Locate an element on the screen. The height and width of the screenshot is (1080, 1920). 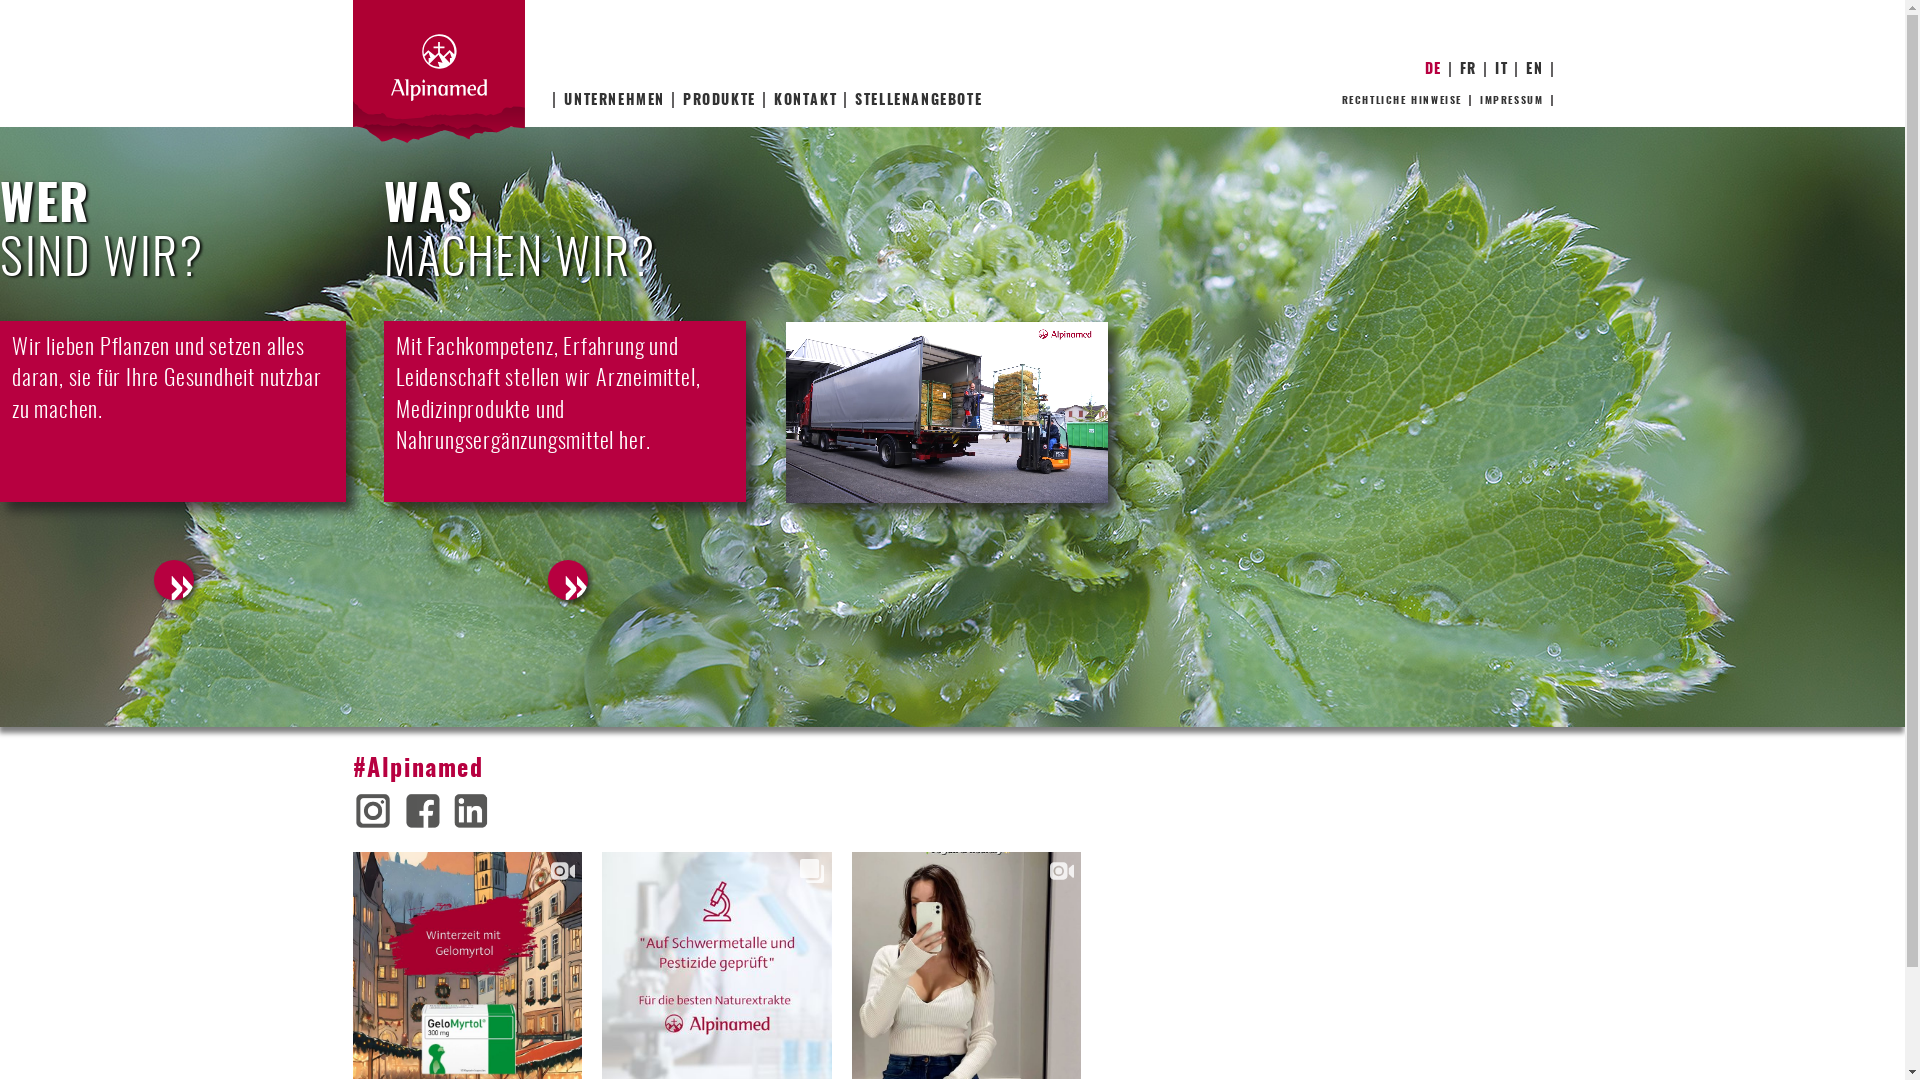
'RECHTLICHE HINWEISE' is located at coordinates (1400, 100).